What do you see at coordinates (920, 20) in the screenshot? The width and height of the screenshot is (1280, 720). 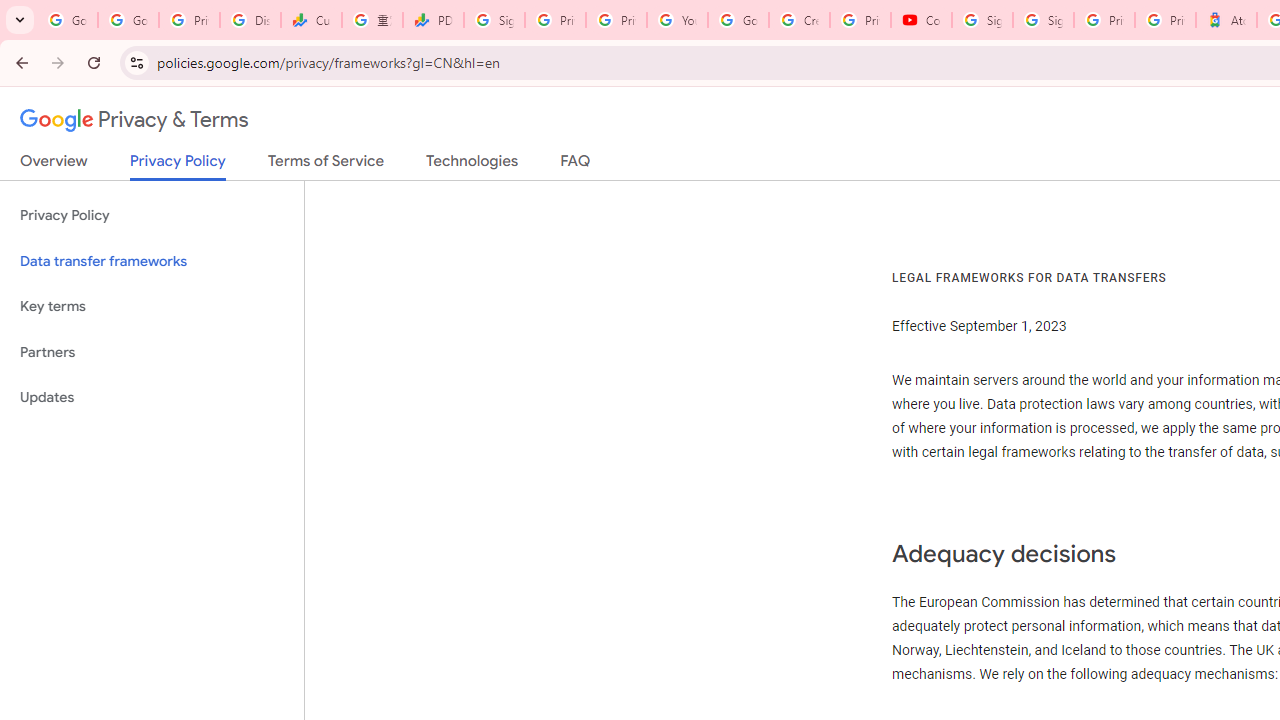 I see `'Content Creator Programs & Opportunities - YouTube Creators'` at bounding box center [920, 20].